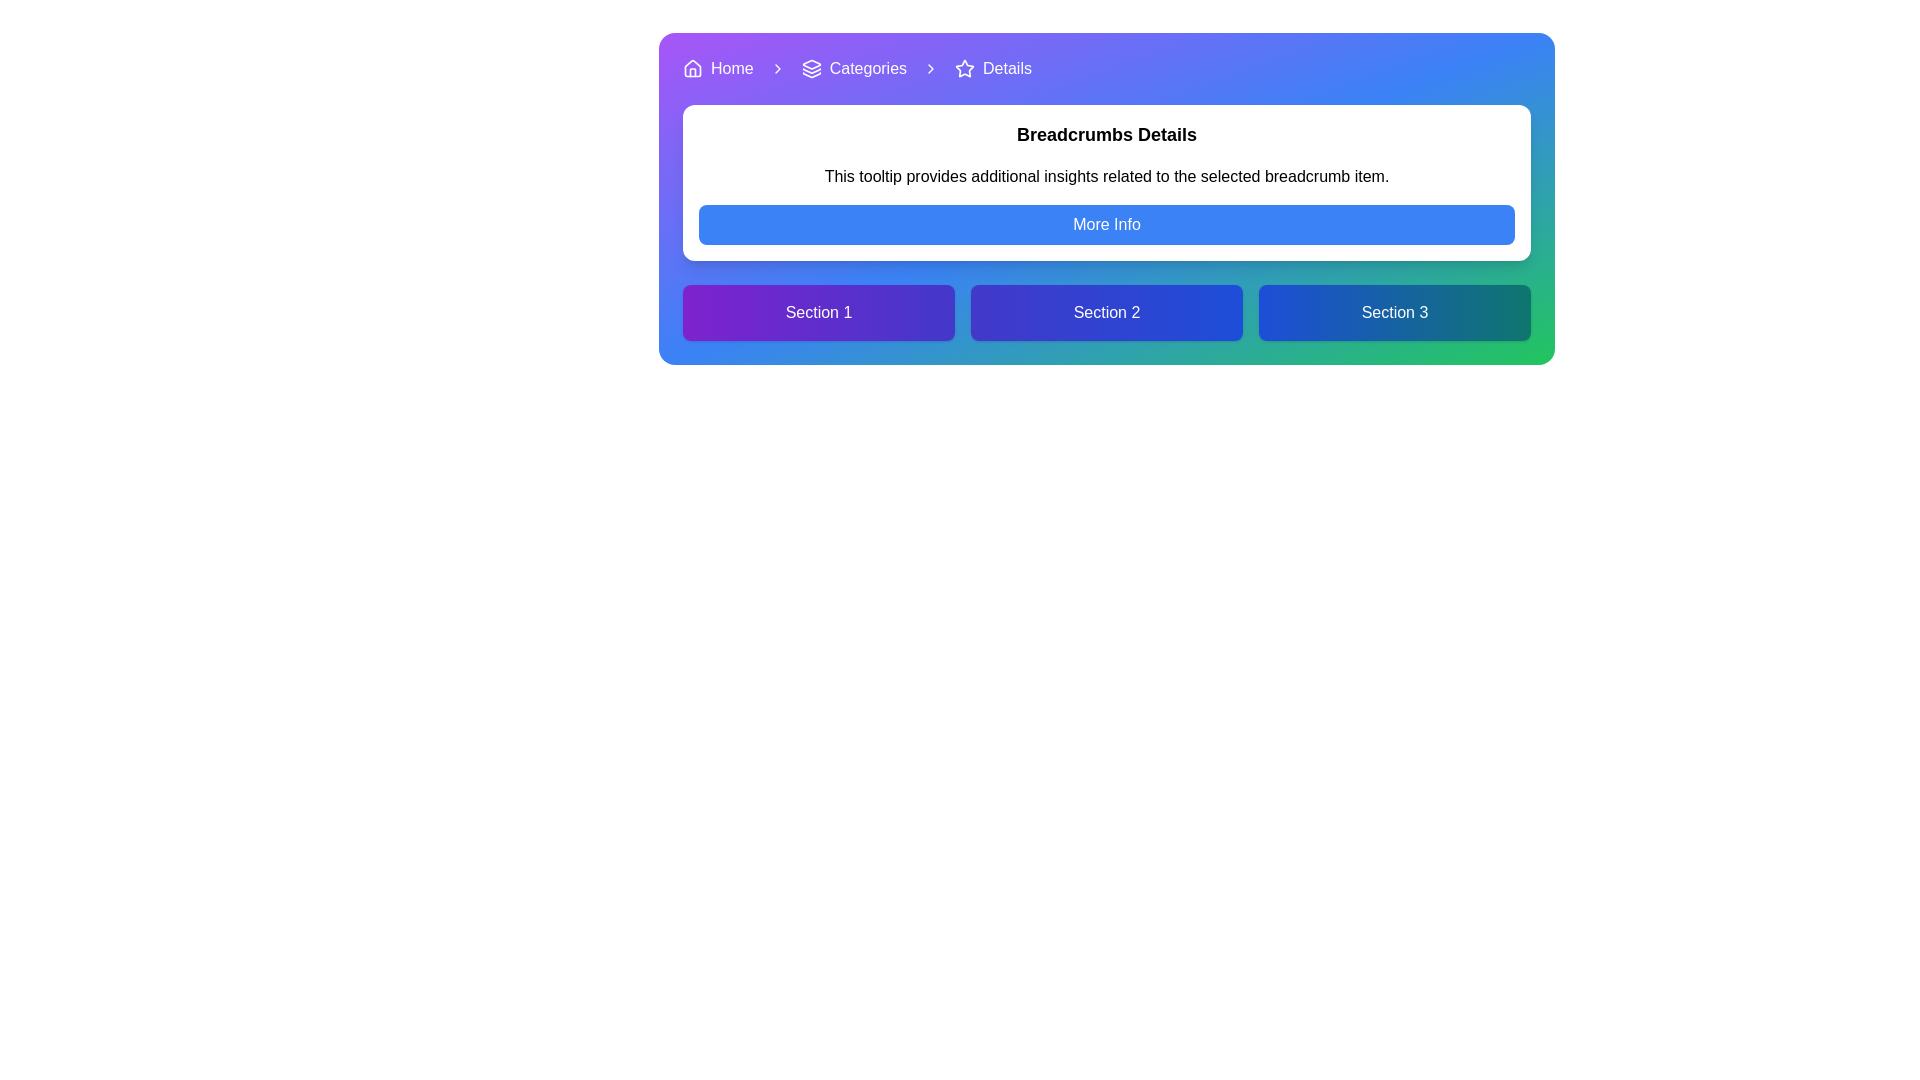  What do you see at coordinates (819, 312) in the screenshot?
I see `the first static label or navigational button located at the leftmost position in the horizontal row beneath the title and the 'More Info' button` at bounding box center [819, 312].